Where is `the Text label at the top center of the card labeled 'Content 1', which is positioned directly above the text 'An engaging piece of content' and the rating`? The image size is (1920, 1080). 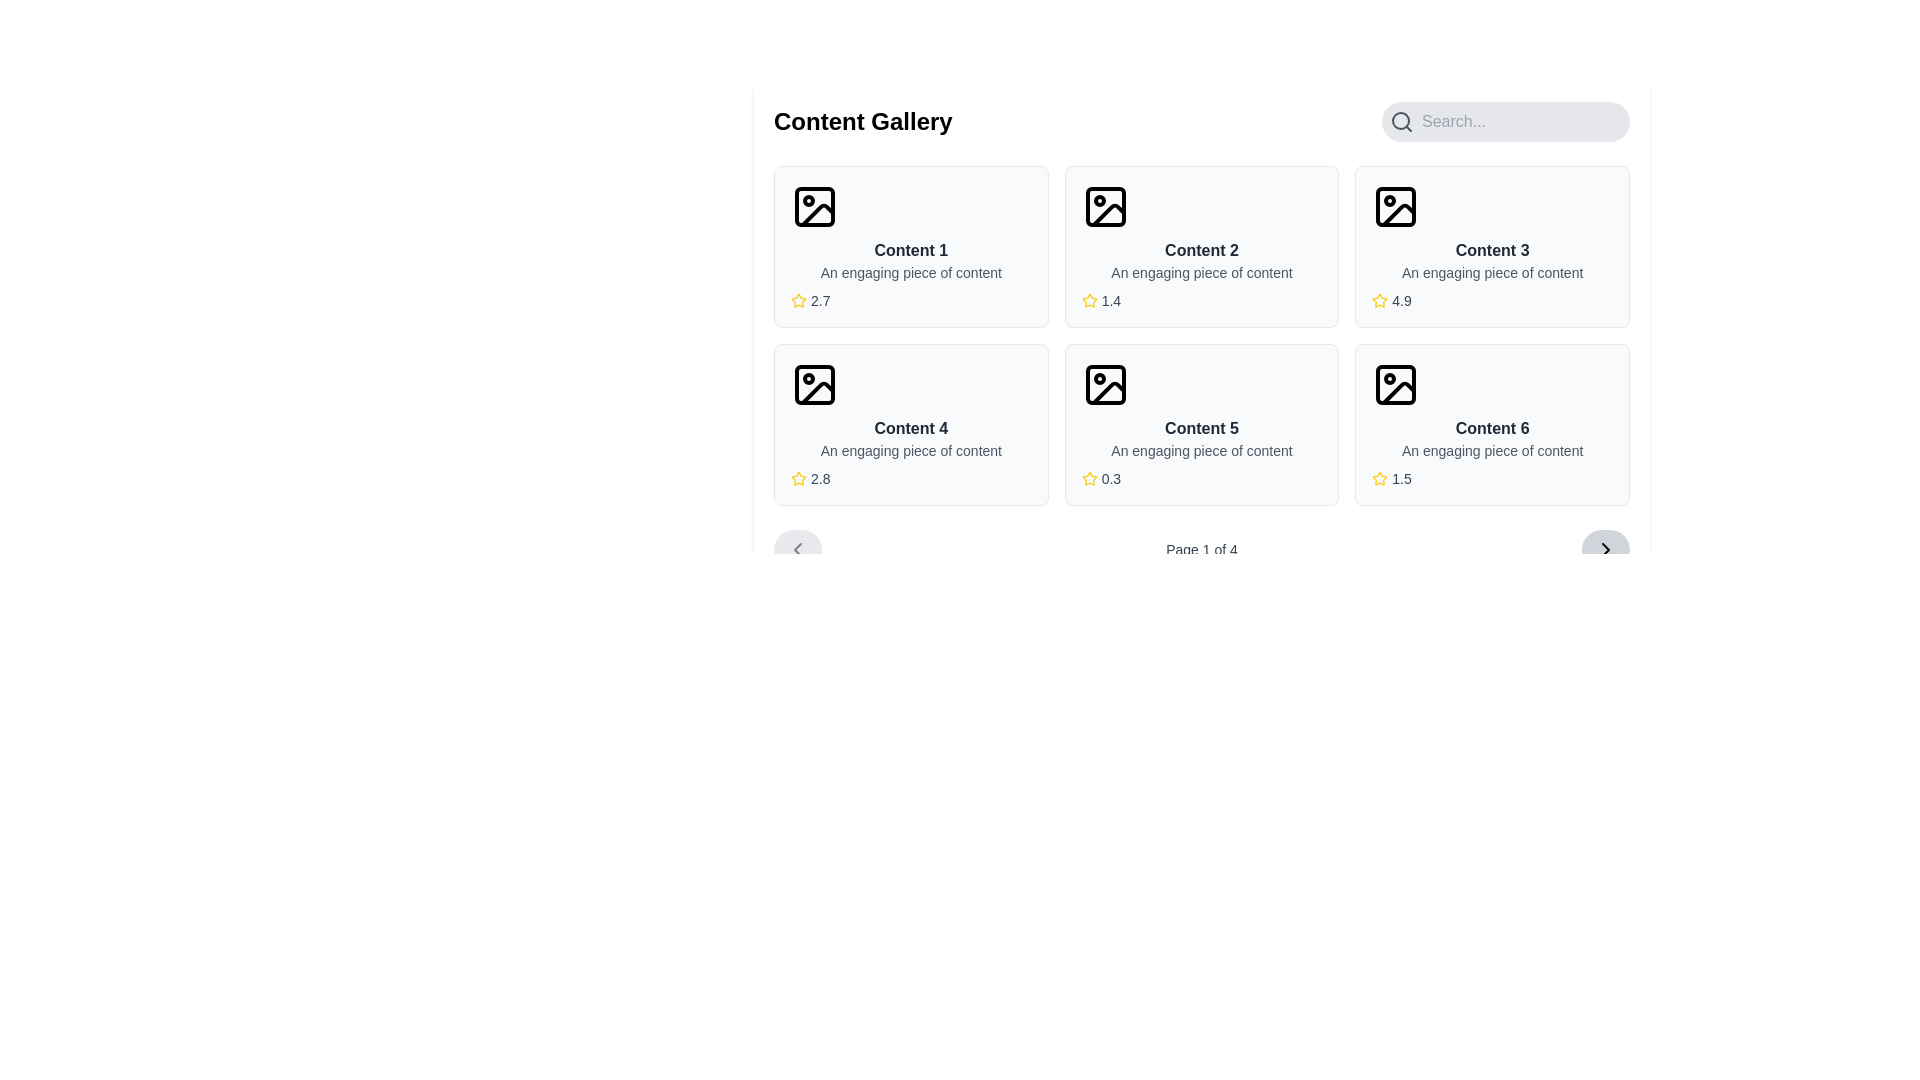
the Text label at the top center of the card labeled 'Content 1', which is positioned directly above the text 'An engaging piece of content' and the rating is located at coordinates (910, 249).